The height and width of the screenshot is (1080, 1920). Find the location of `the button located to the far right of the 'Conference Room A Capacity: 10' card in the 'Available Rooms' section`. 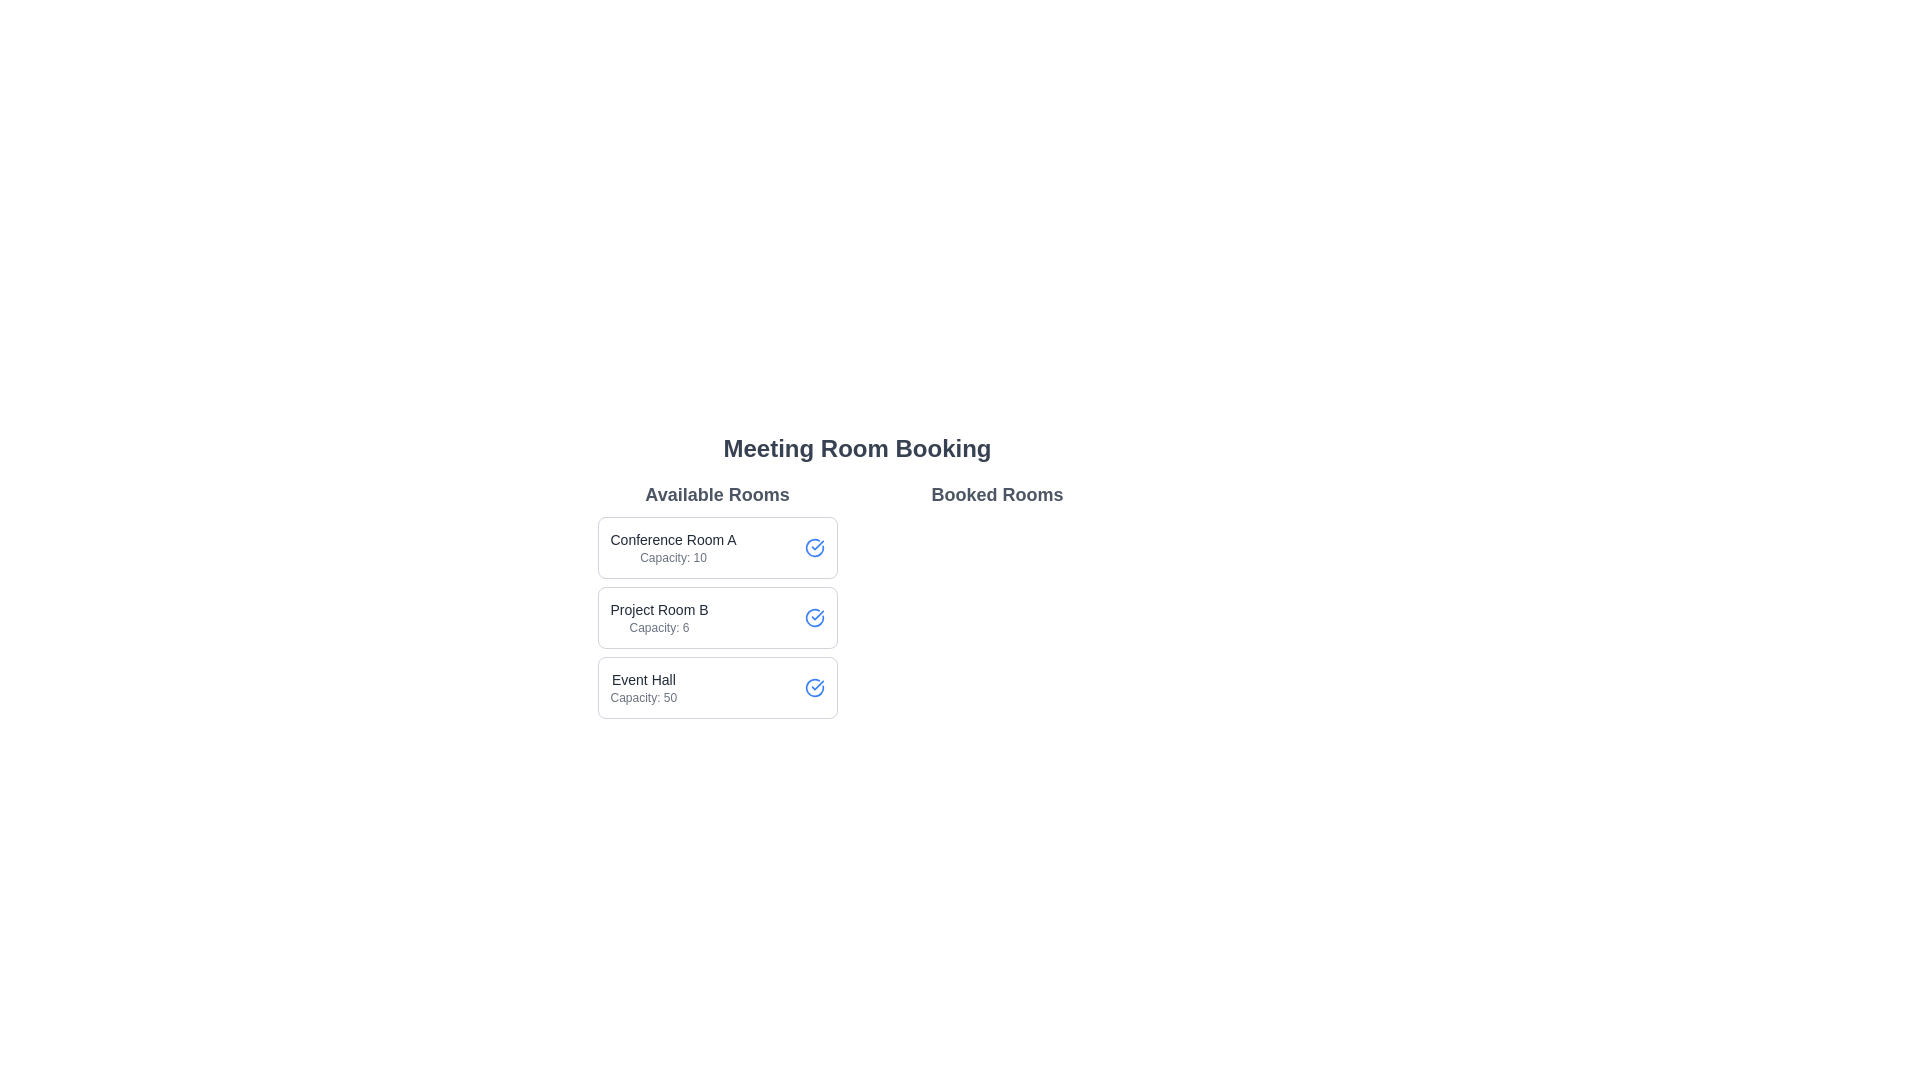

the button located to the far right of the 'Conference Room A Capacity: 10' card in the 'Available Rooms' section is located at coordinates (814, 547).